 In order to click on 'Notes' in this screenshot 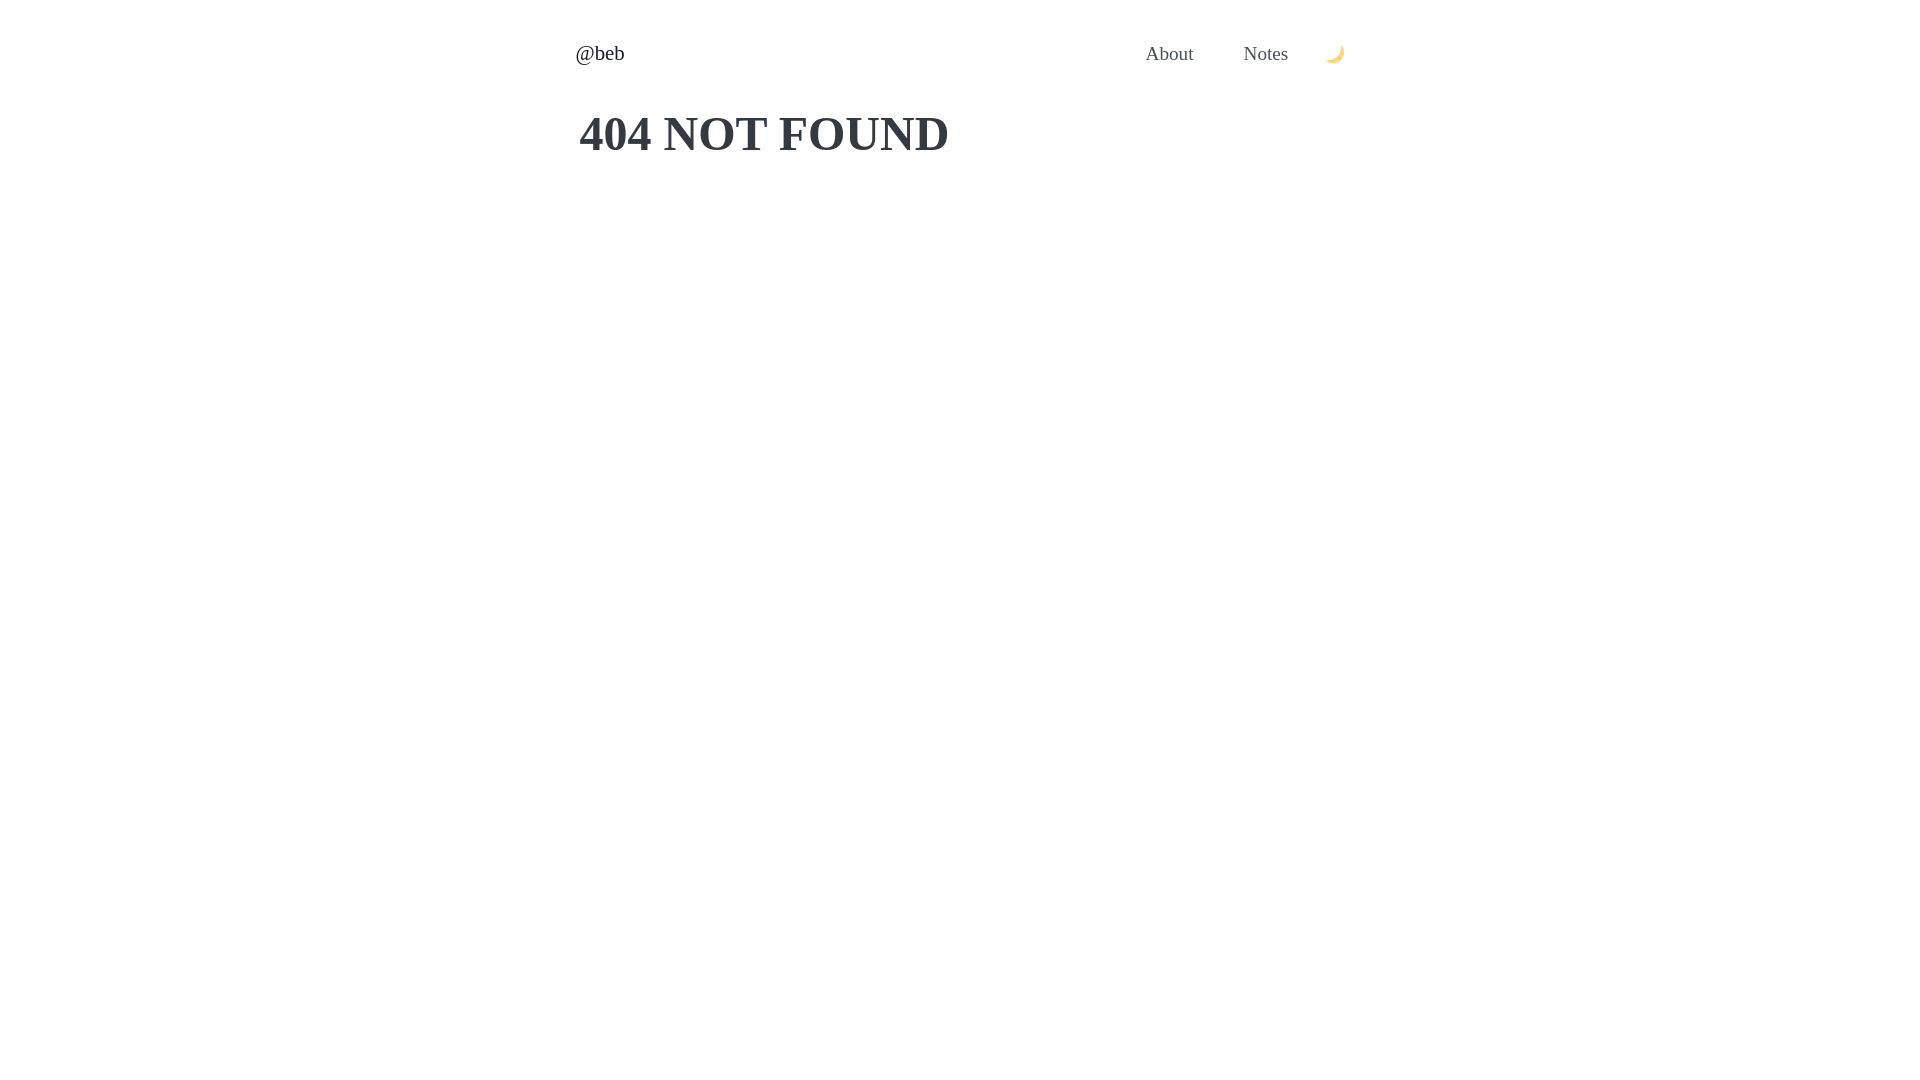, I will do `click(1265, 53)`.